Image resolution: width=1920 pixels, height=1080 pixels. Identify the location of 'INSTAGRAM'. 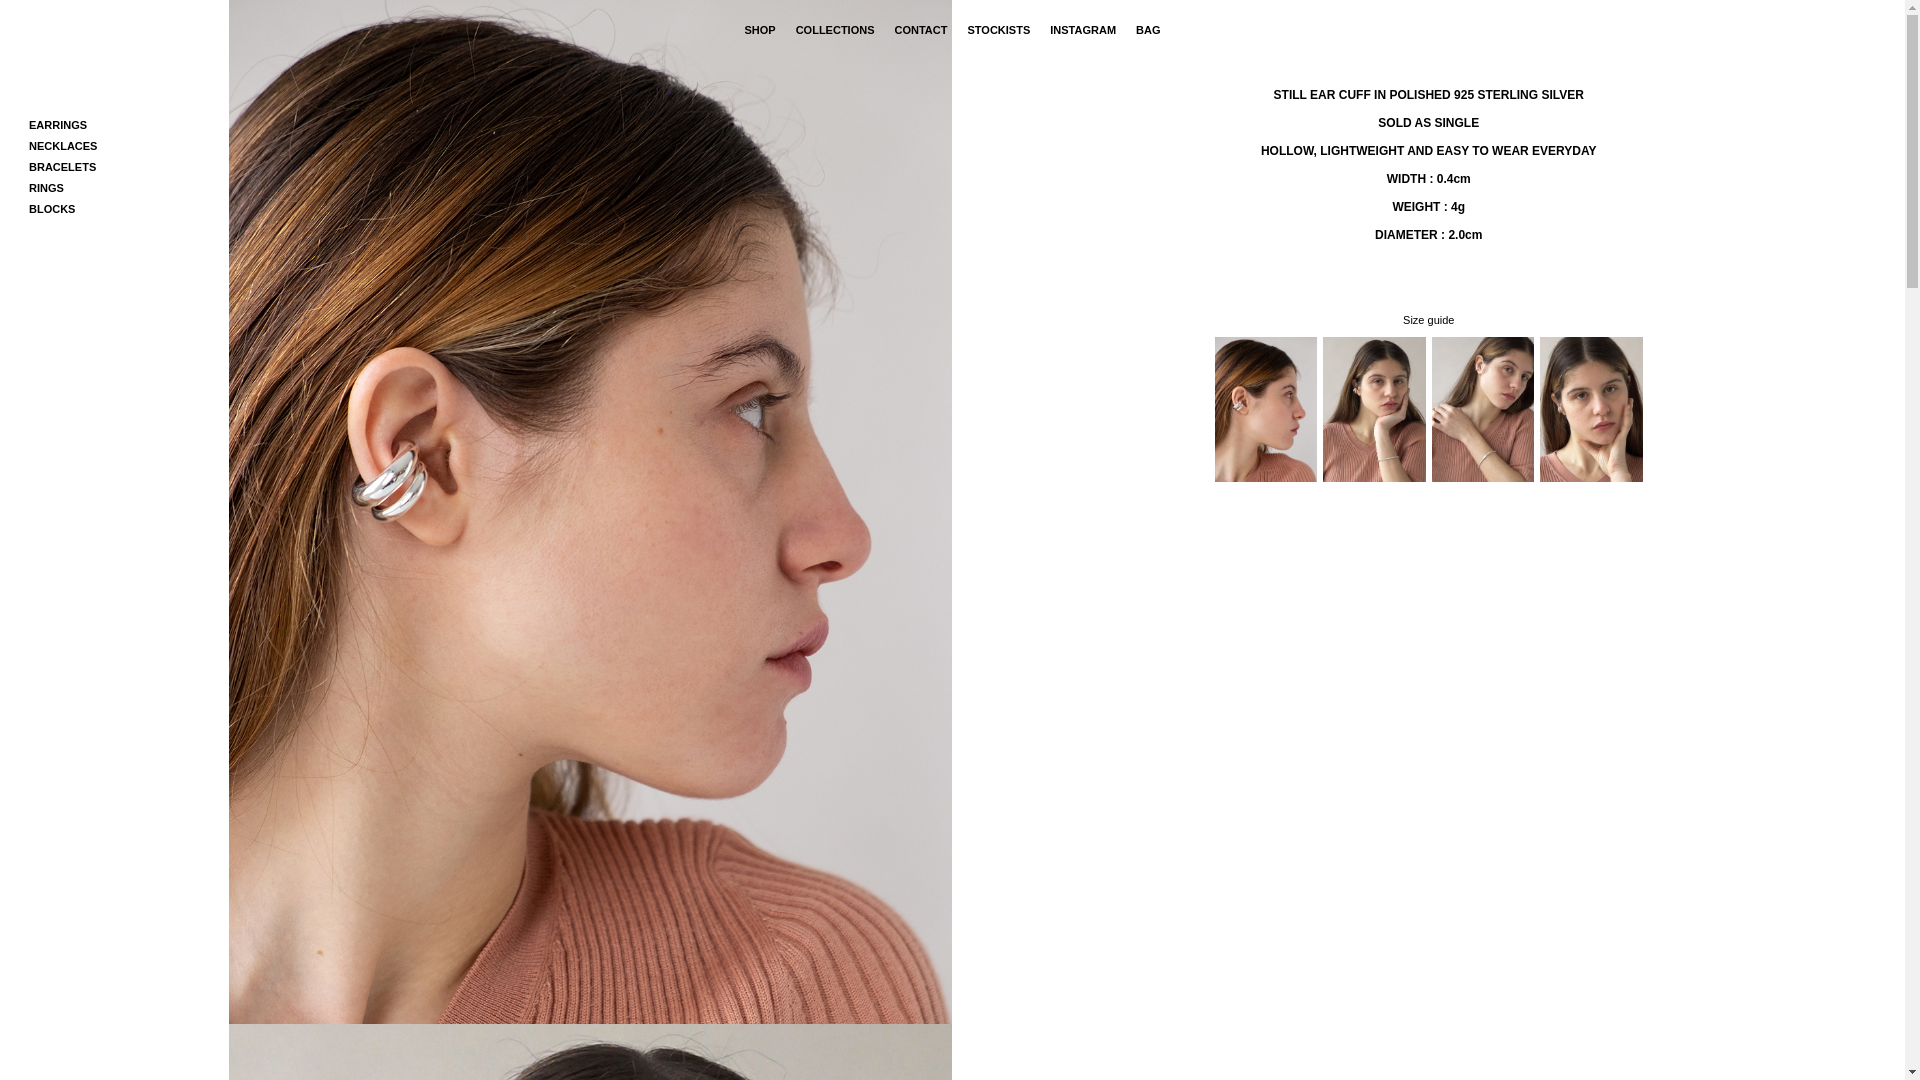
(1082, 30).